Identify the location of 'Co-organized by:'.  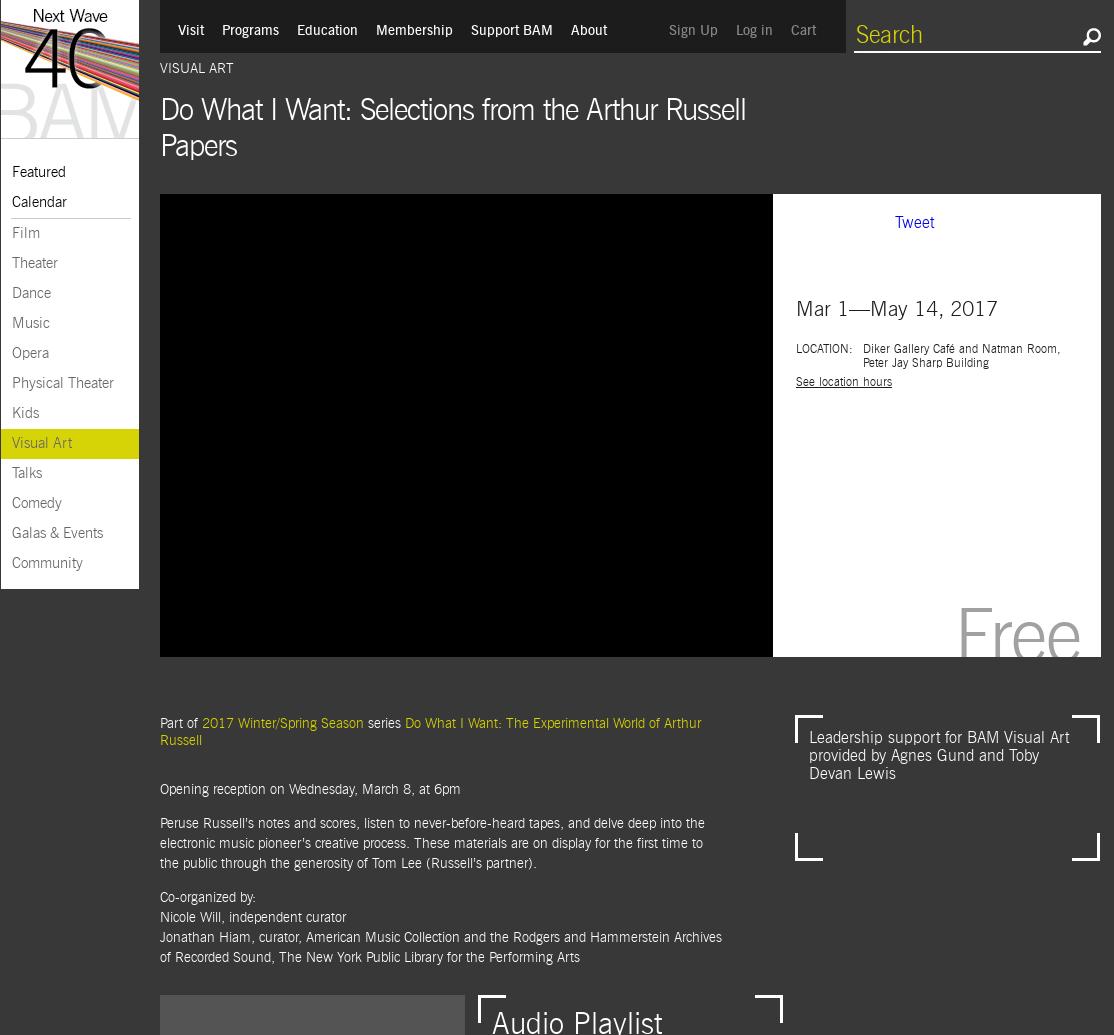
(207, 896).